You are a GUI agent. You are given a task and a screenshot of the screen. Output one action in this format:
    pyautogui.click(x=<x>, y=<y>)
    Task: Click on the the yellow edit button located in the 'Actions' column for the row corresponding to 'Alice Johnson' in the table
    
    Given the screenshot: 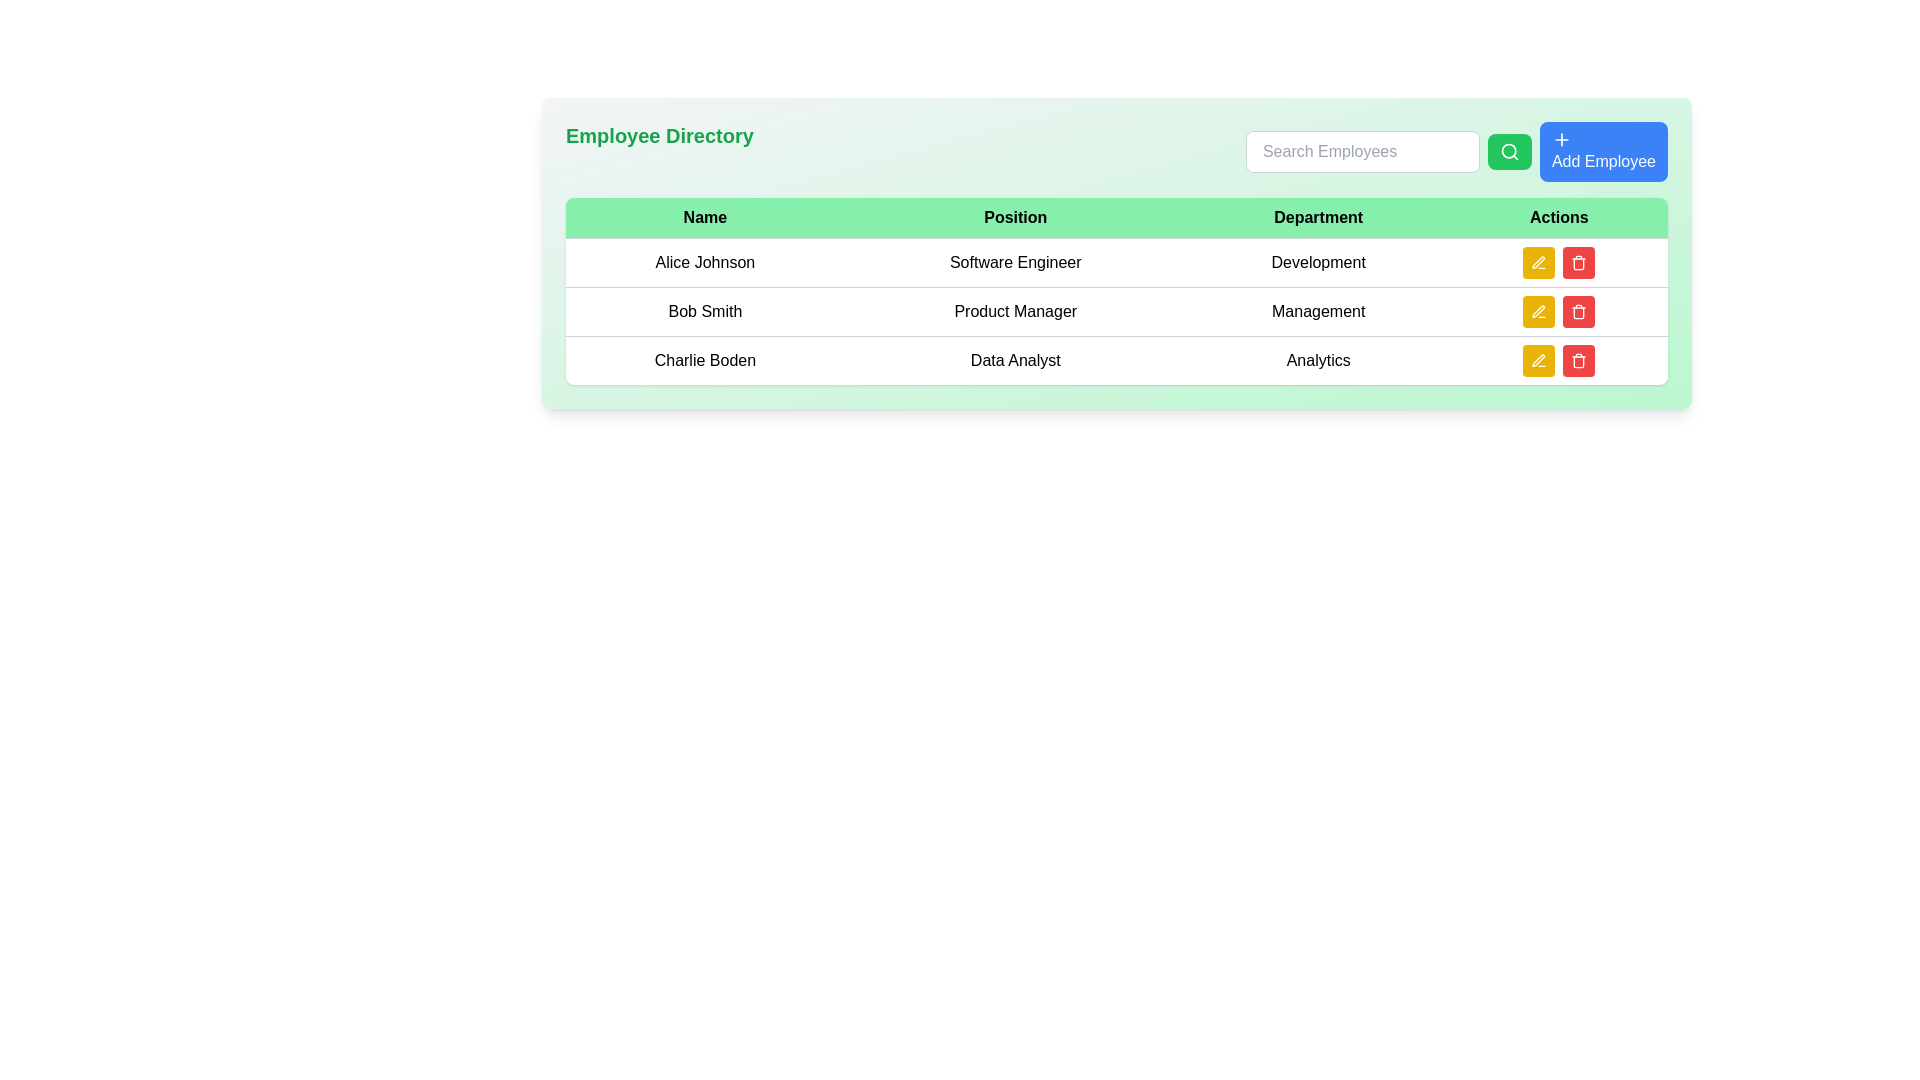 What is the action you would take?
    pyautogui.click(x=1558, y=261)
    